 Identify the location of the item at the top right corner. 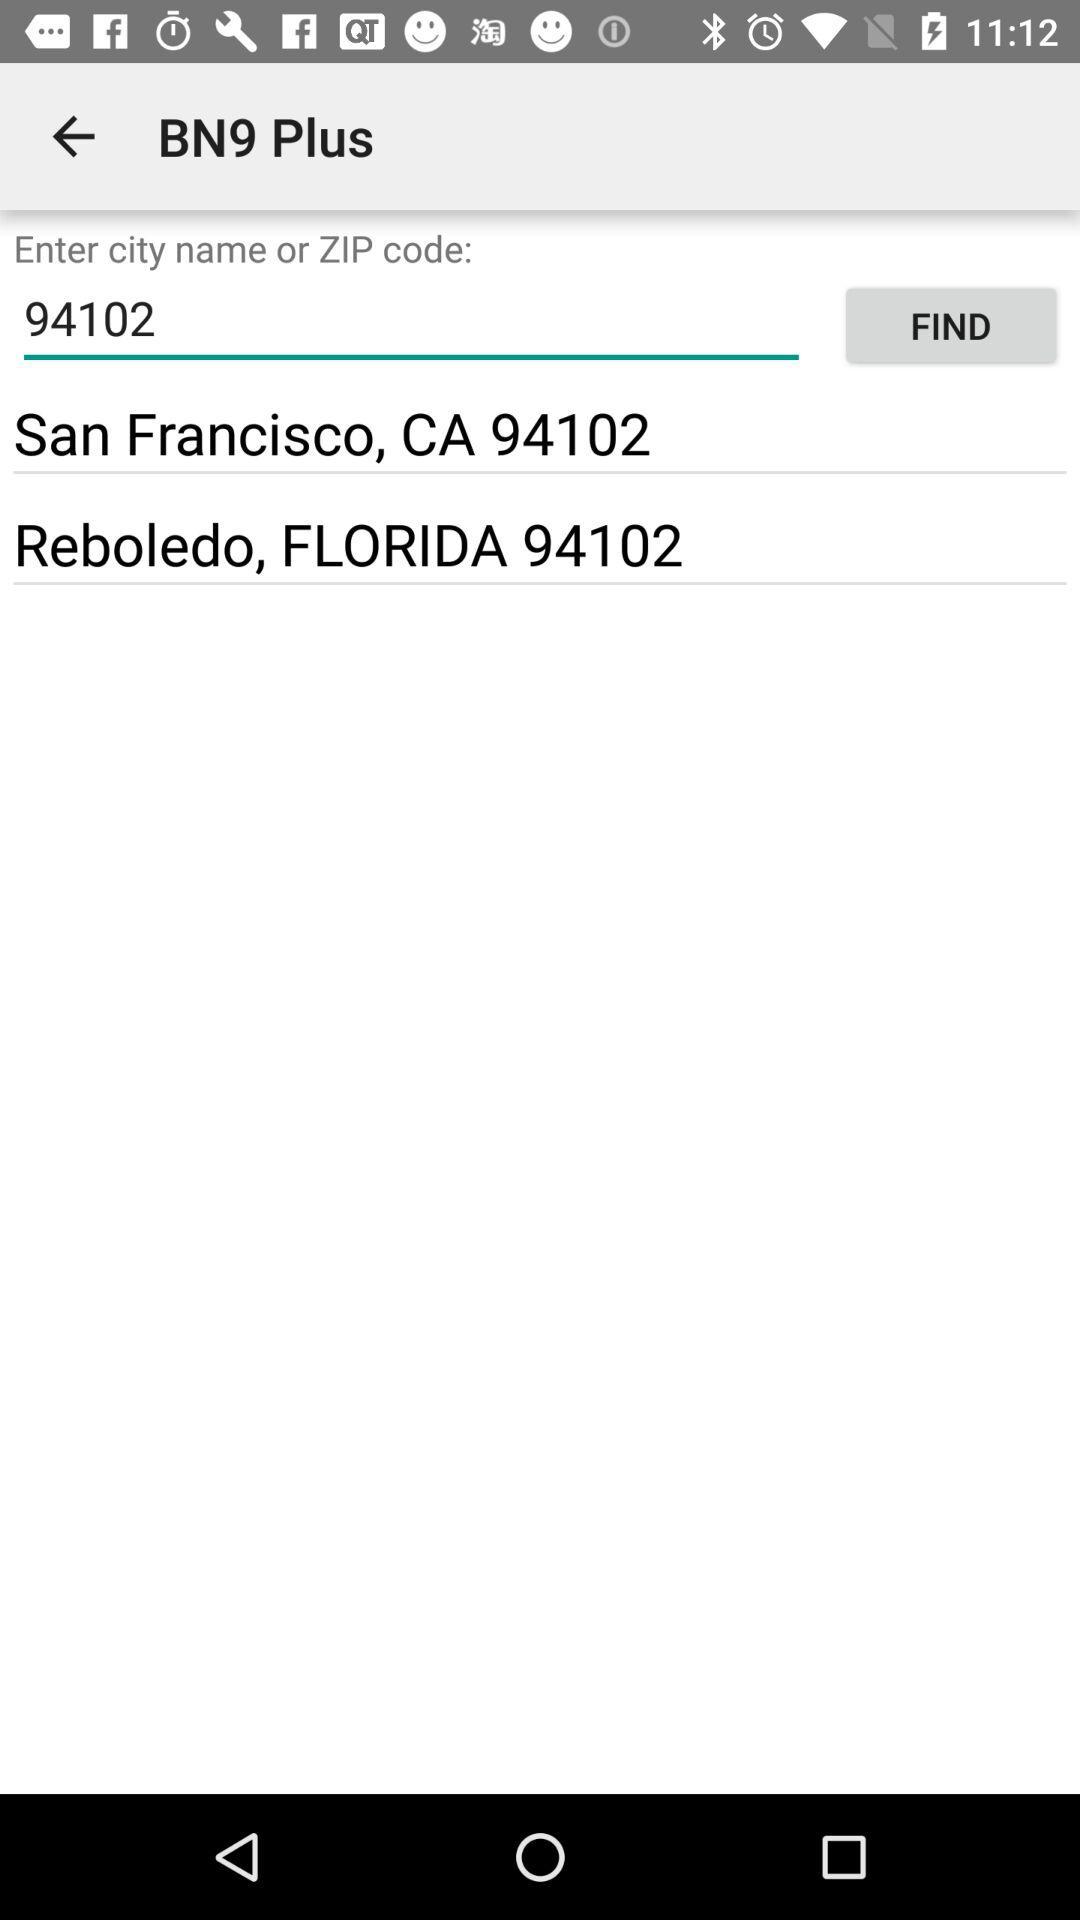
(950, 325).